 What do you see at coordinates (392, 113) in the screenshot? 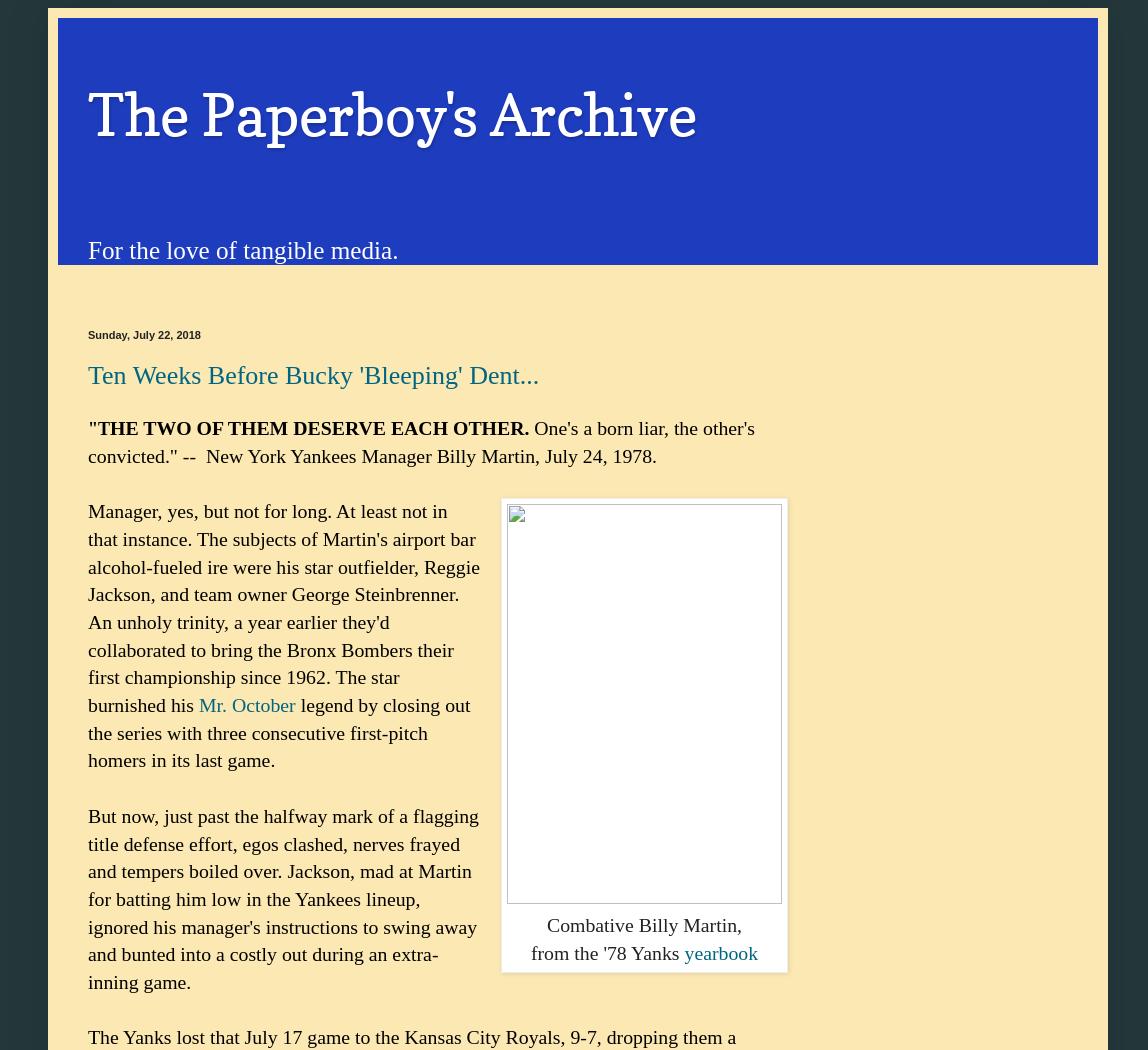
I see `'The Paperboy's Archive'` at bounding box center [392, 113].